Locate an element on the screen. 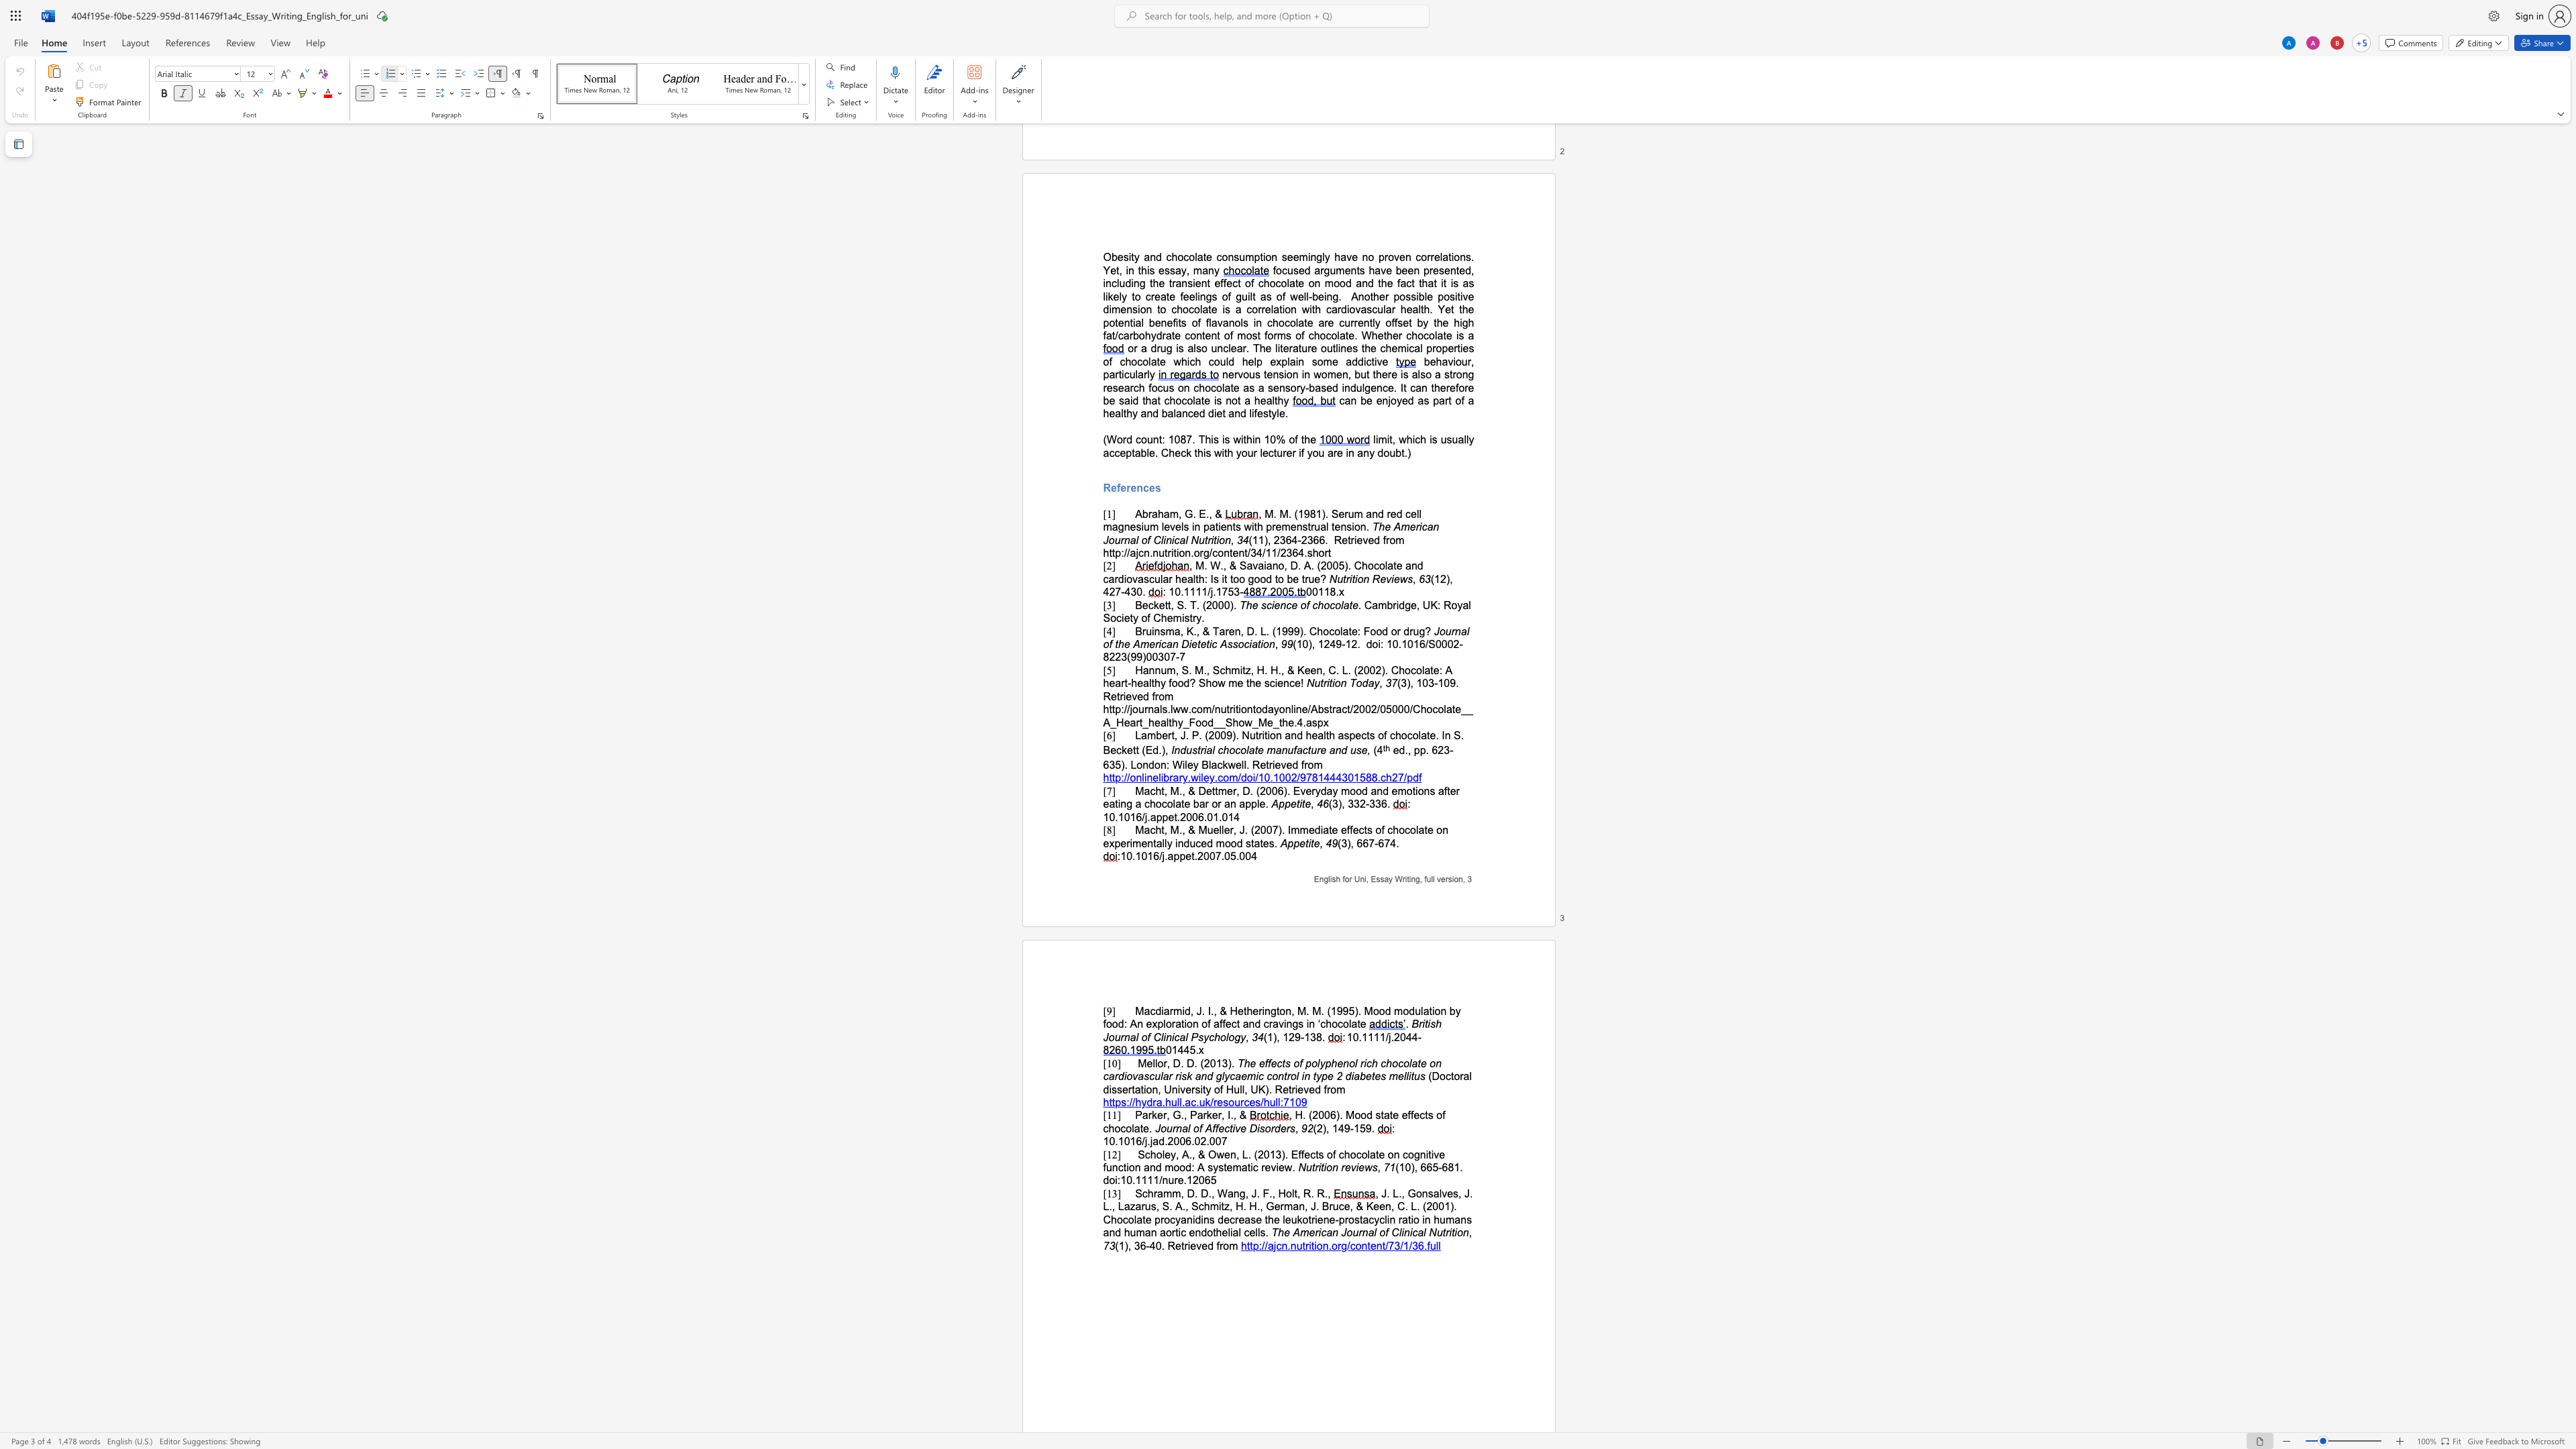 This screenshot has width=2576, height=1449. the space between the continuous character "." and "a" in the text is located at coordinates (1149, 816).